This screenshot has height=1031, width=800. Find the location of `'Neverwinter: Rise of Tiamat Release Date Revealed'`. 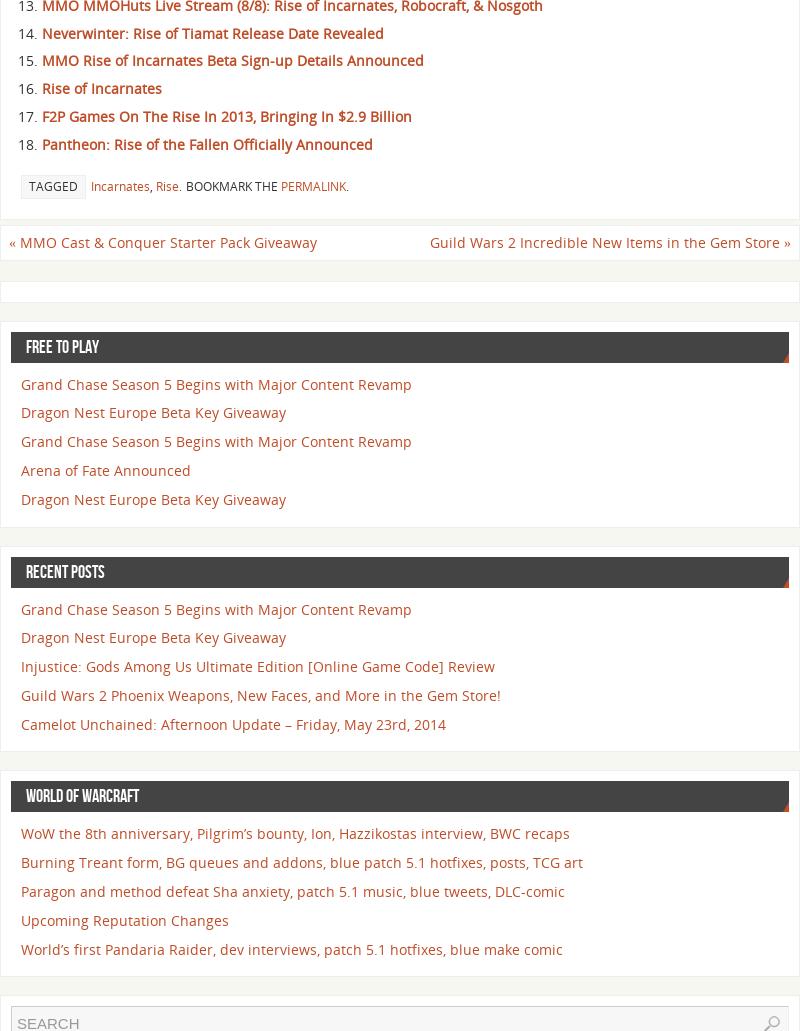

'Neverwinter: Rise of Tiamat Release Date Revealed' is located at coordinates (41, 32).